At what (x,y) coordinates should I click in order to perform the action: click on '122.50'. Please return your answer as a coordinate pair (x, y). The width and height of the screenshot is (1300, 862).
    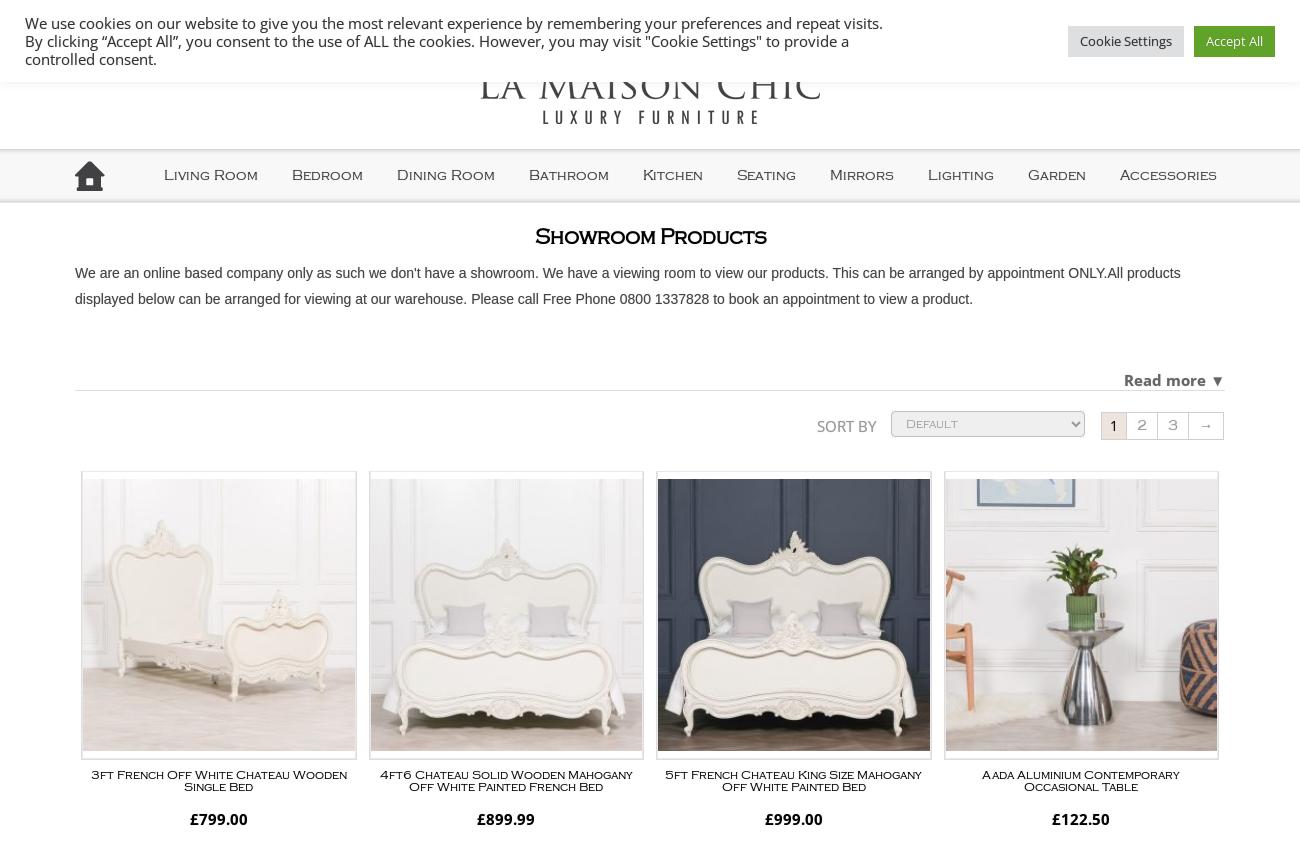
    Looking at the image, I should click on (1084, 817).